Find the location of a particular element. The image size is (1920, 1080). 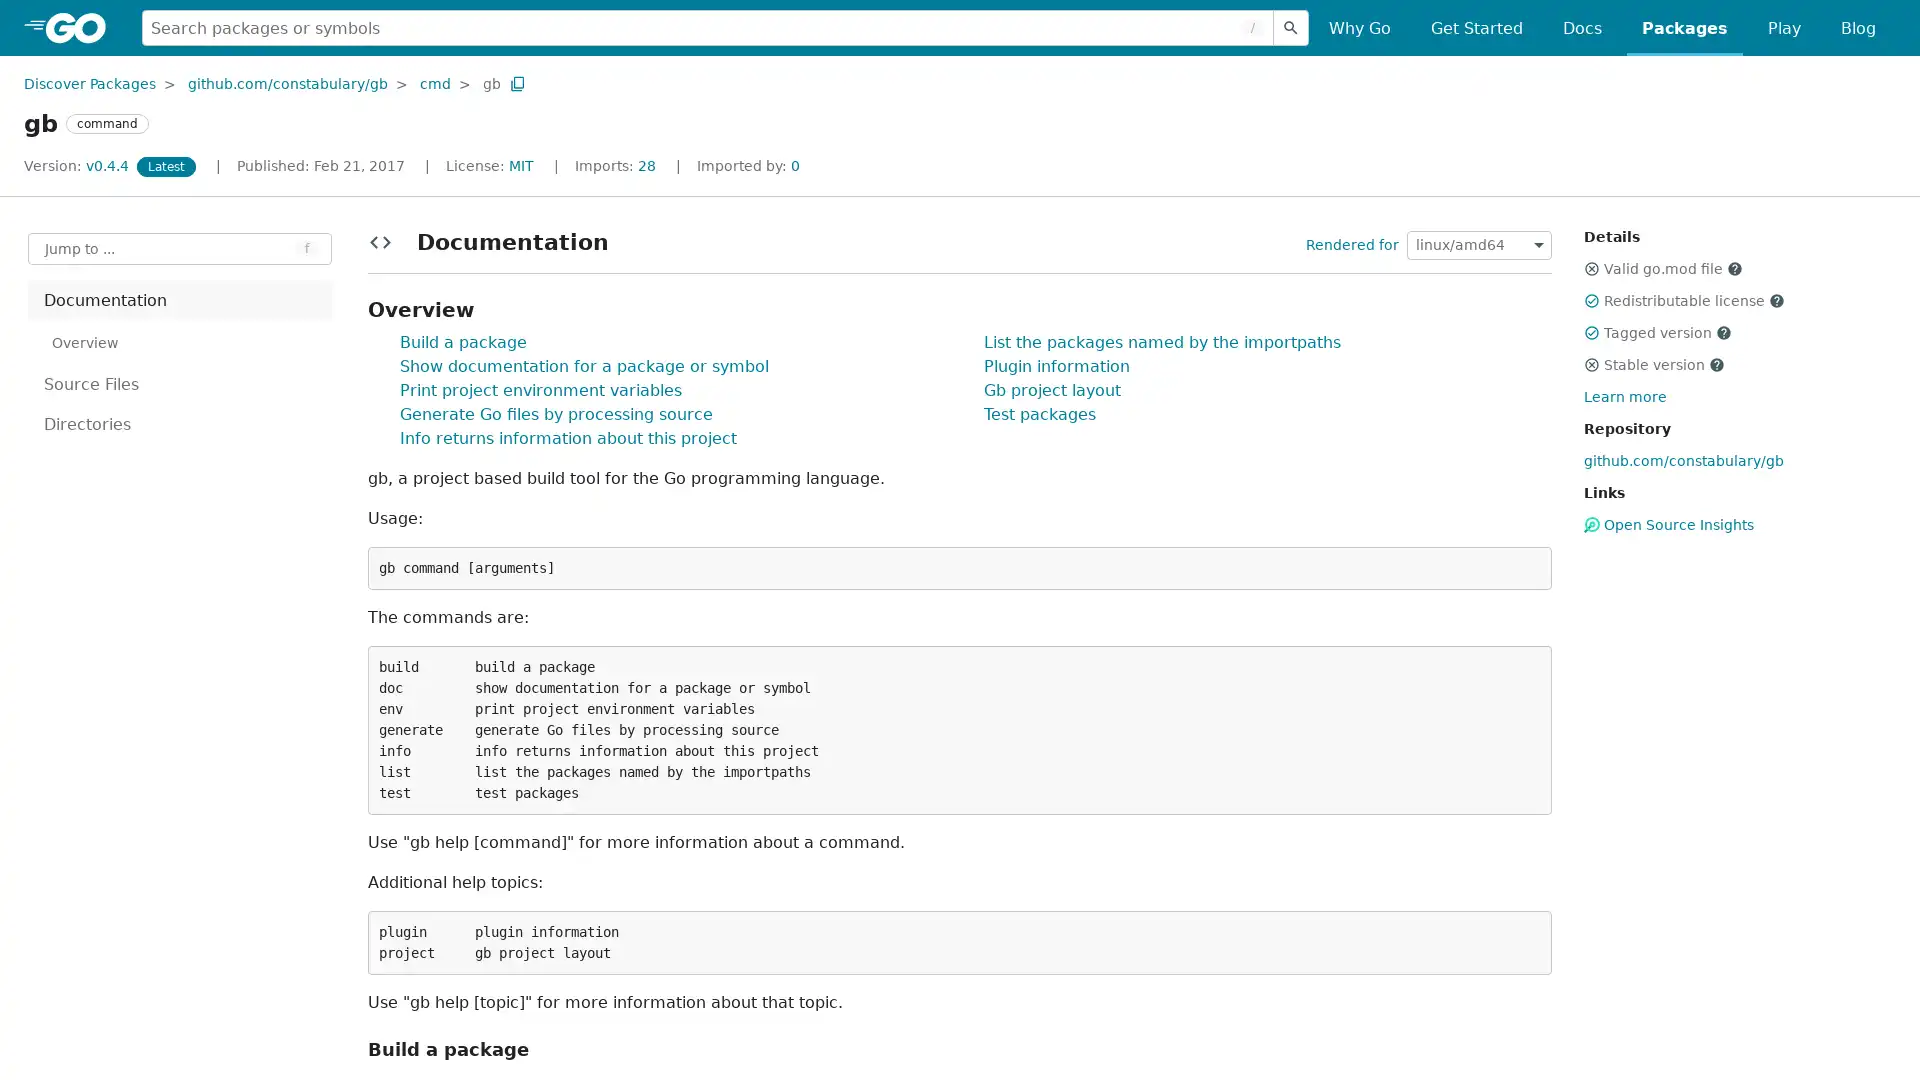

Copy Path to Clipboard is located at coordinates (517, 82).